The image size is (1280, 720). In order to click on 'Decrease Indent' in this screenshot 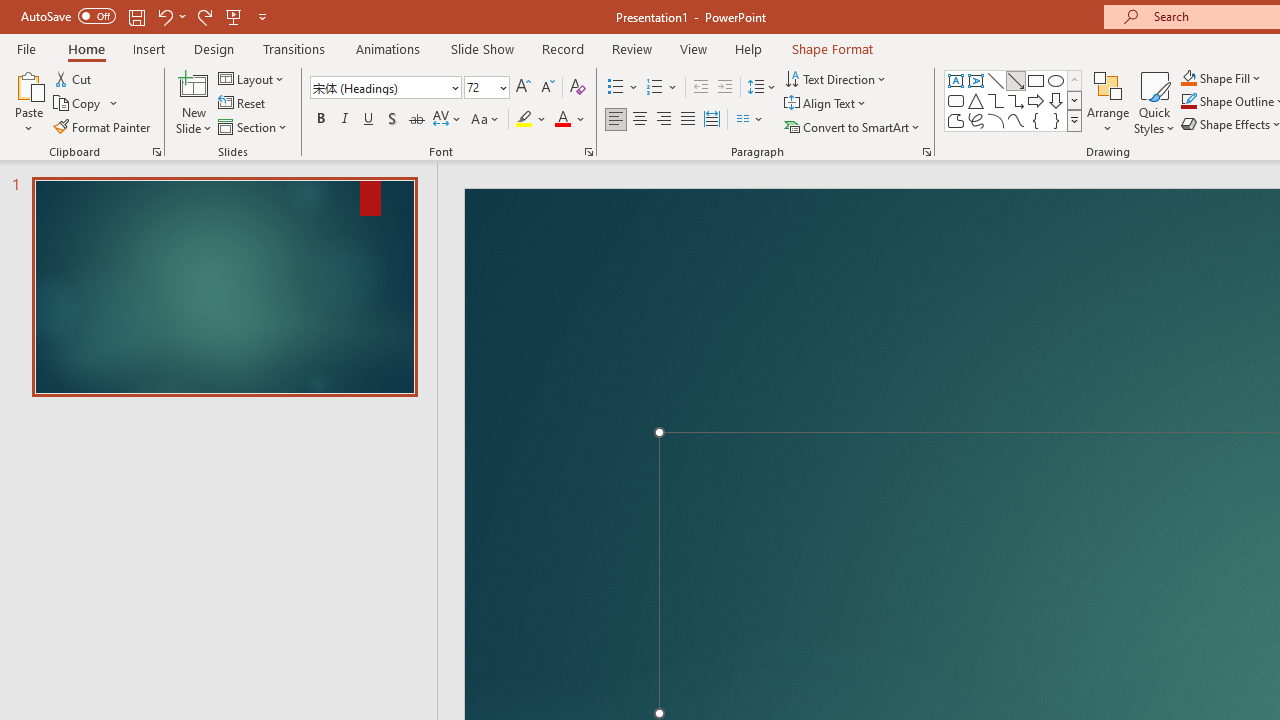, I will do `click(700, 86)`.